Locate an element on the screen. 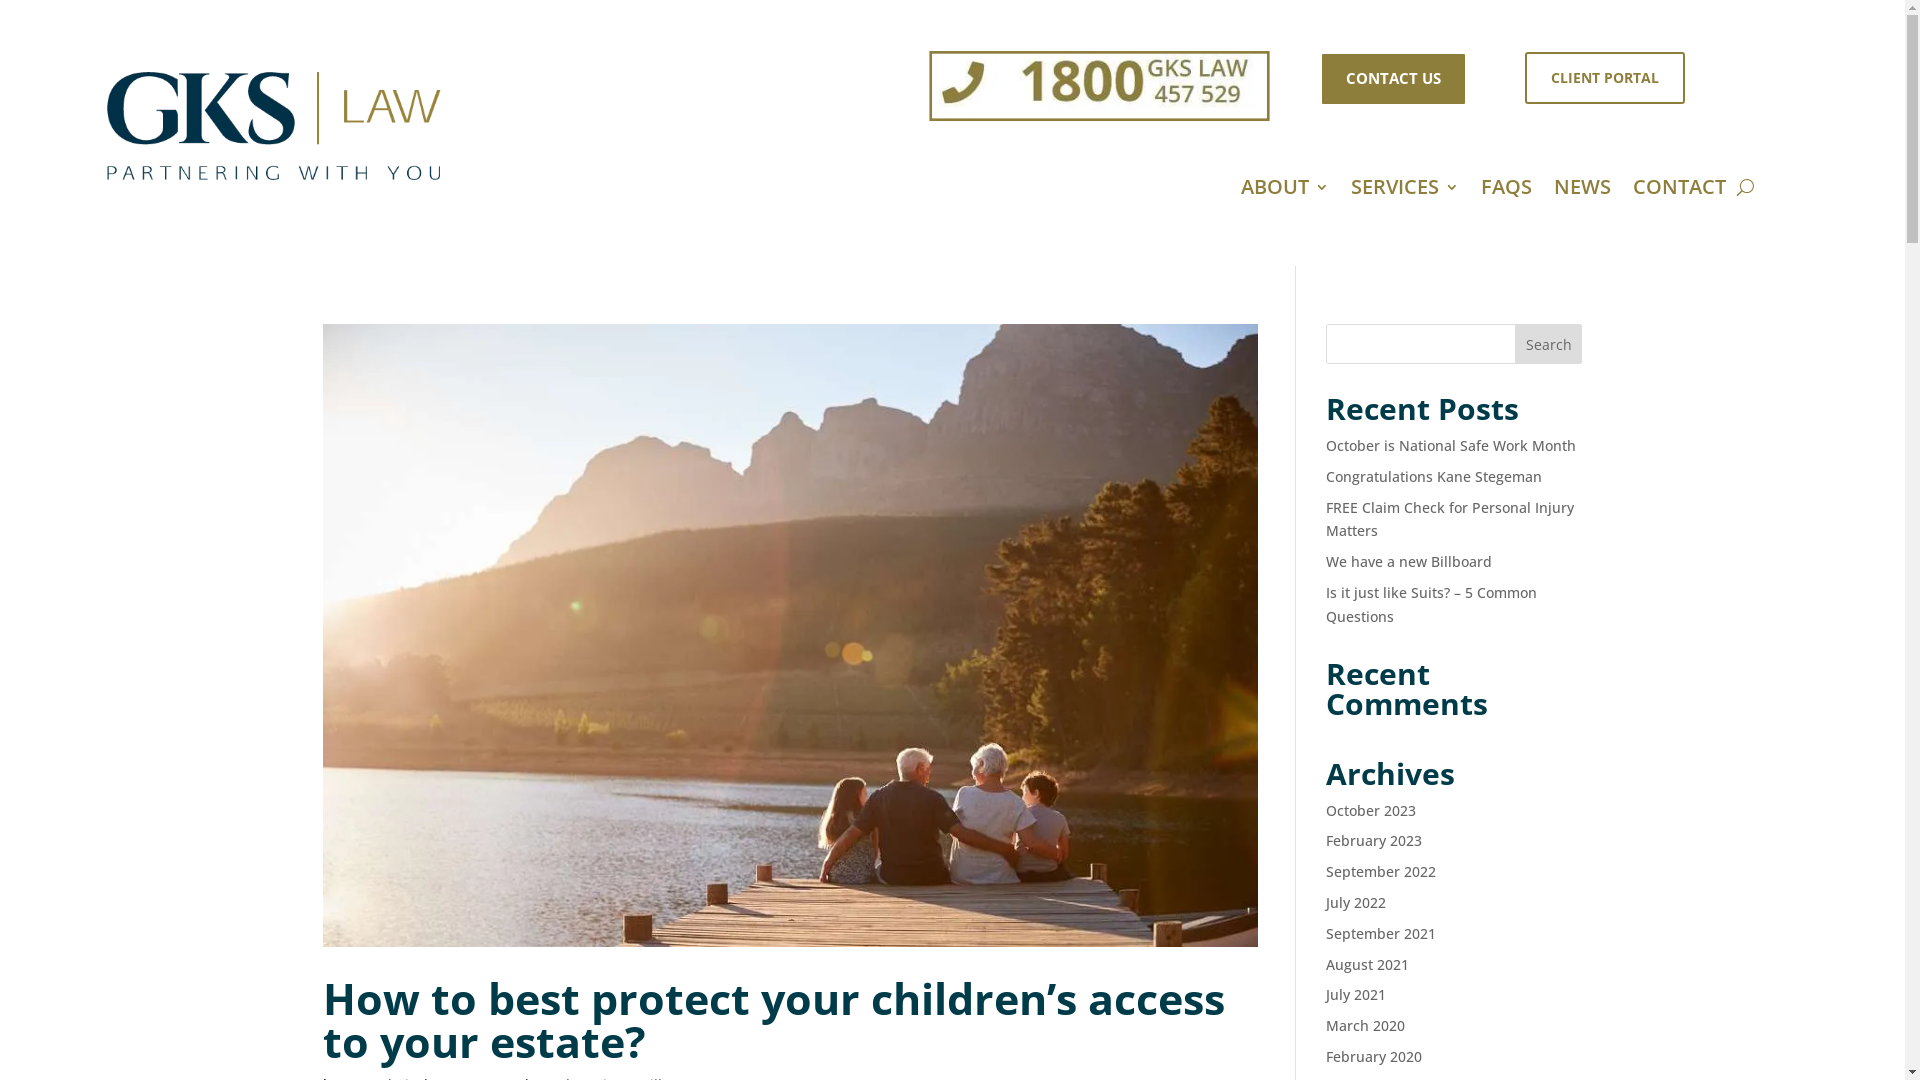 This screenshot has width=1920, height=1080. 'July 2021' is located at coordinates (1356, 994).